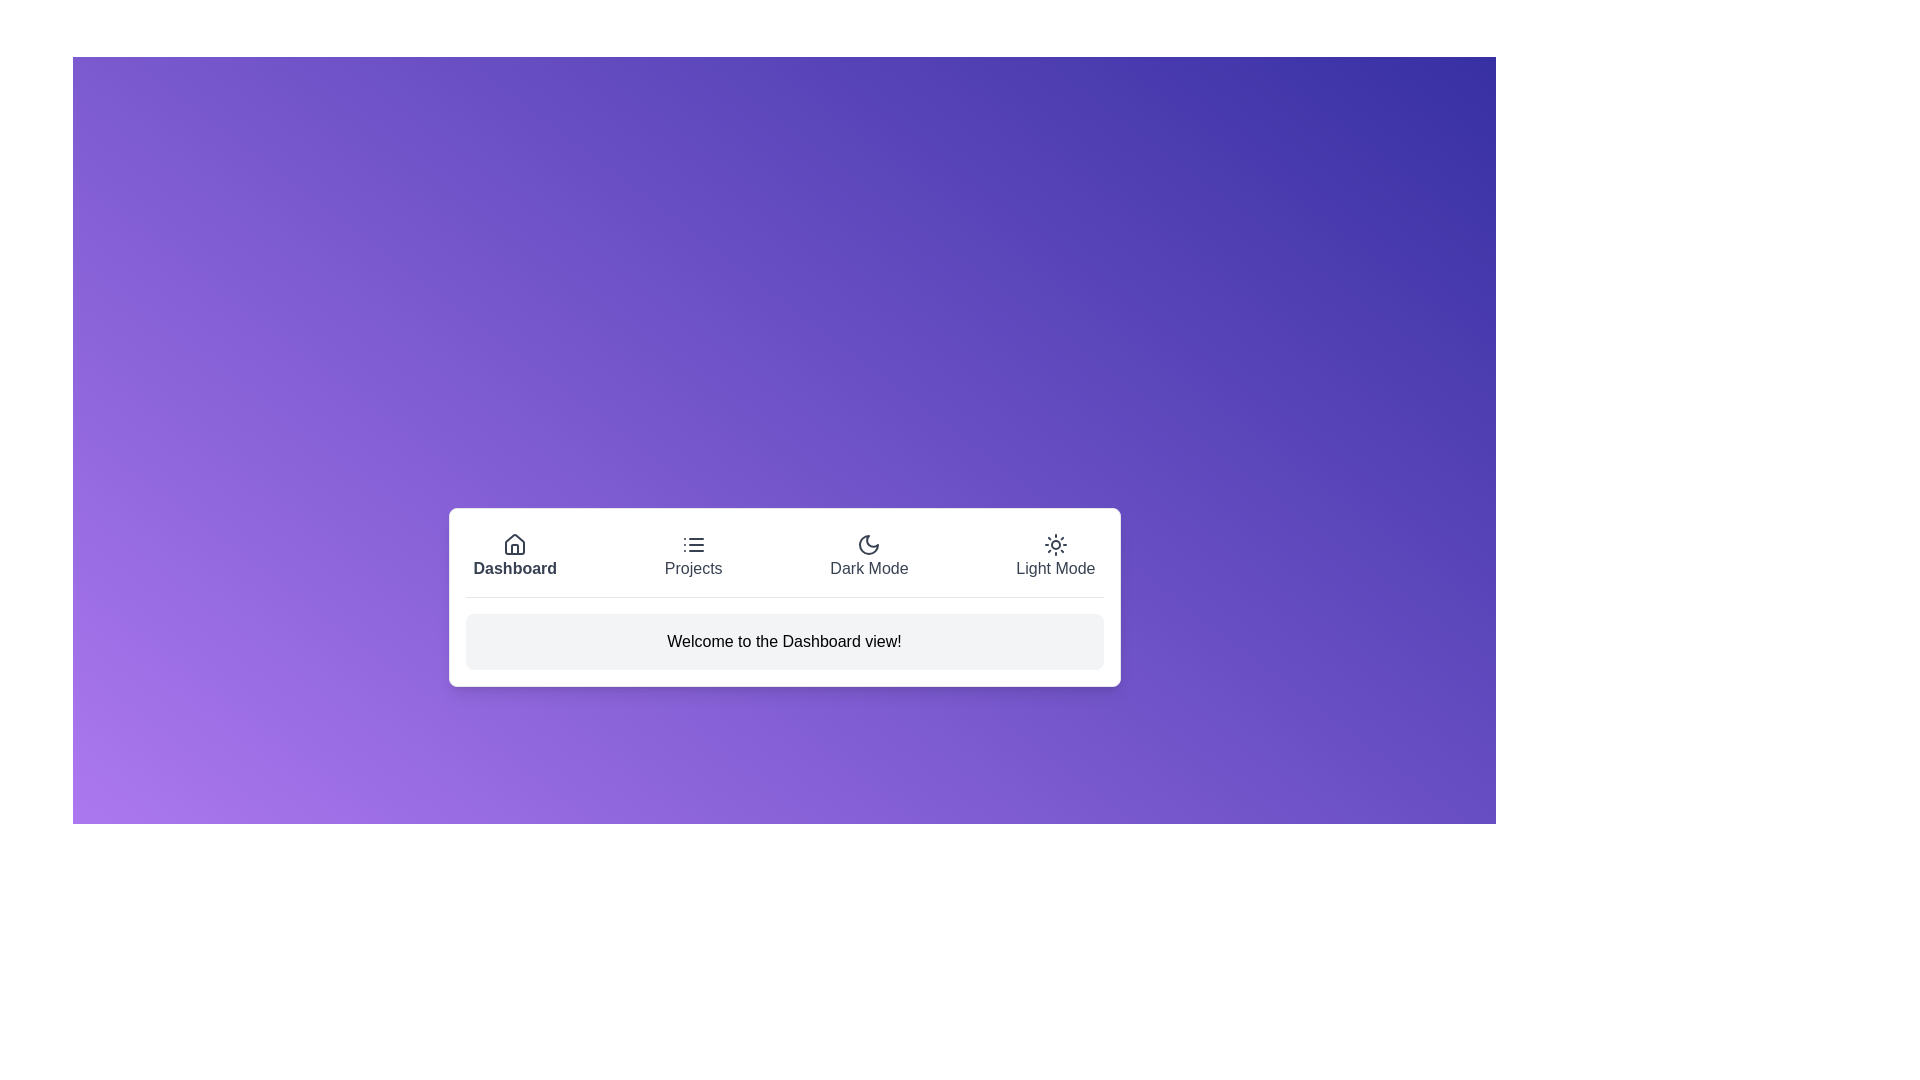 This screenshot has height=1080, width=1920. I want to click on the tab labeled Dashboard by clicking on it, so click(515, 556).